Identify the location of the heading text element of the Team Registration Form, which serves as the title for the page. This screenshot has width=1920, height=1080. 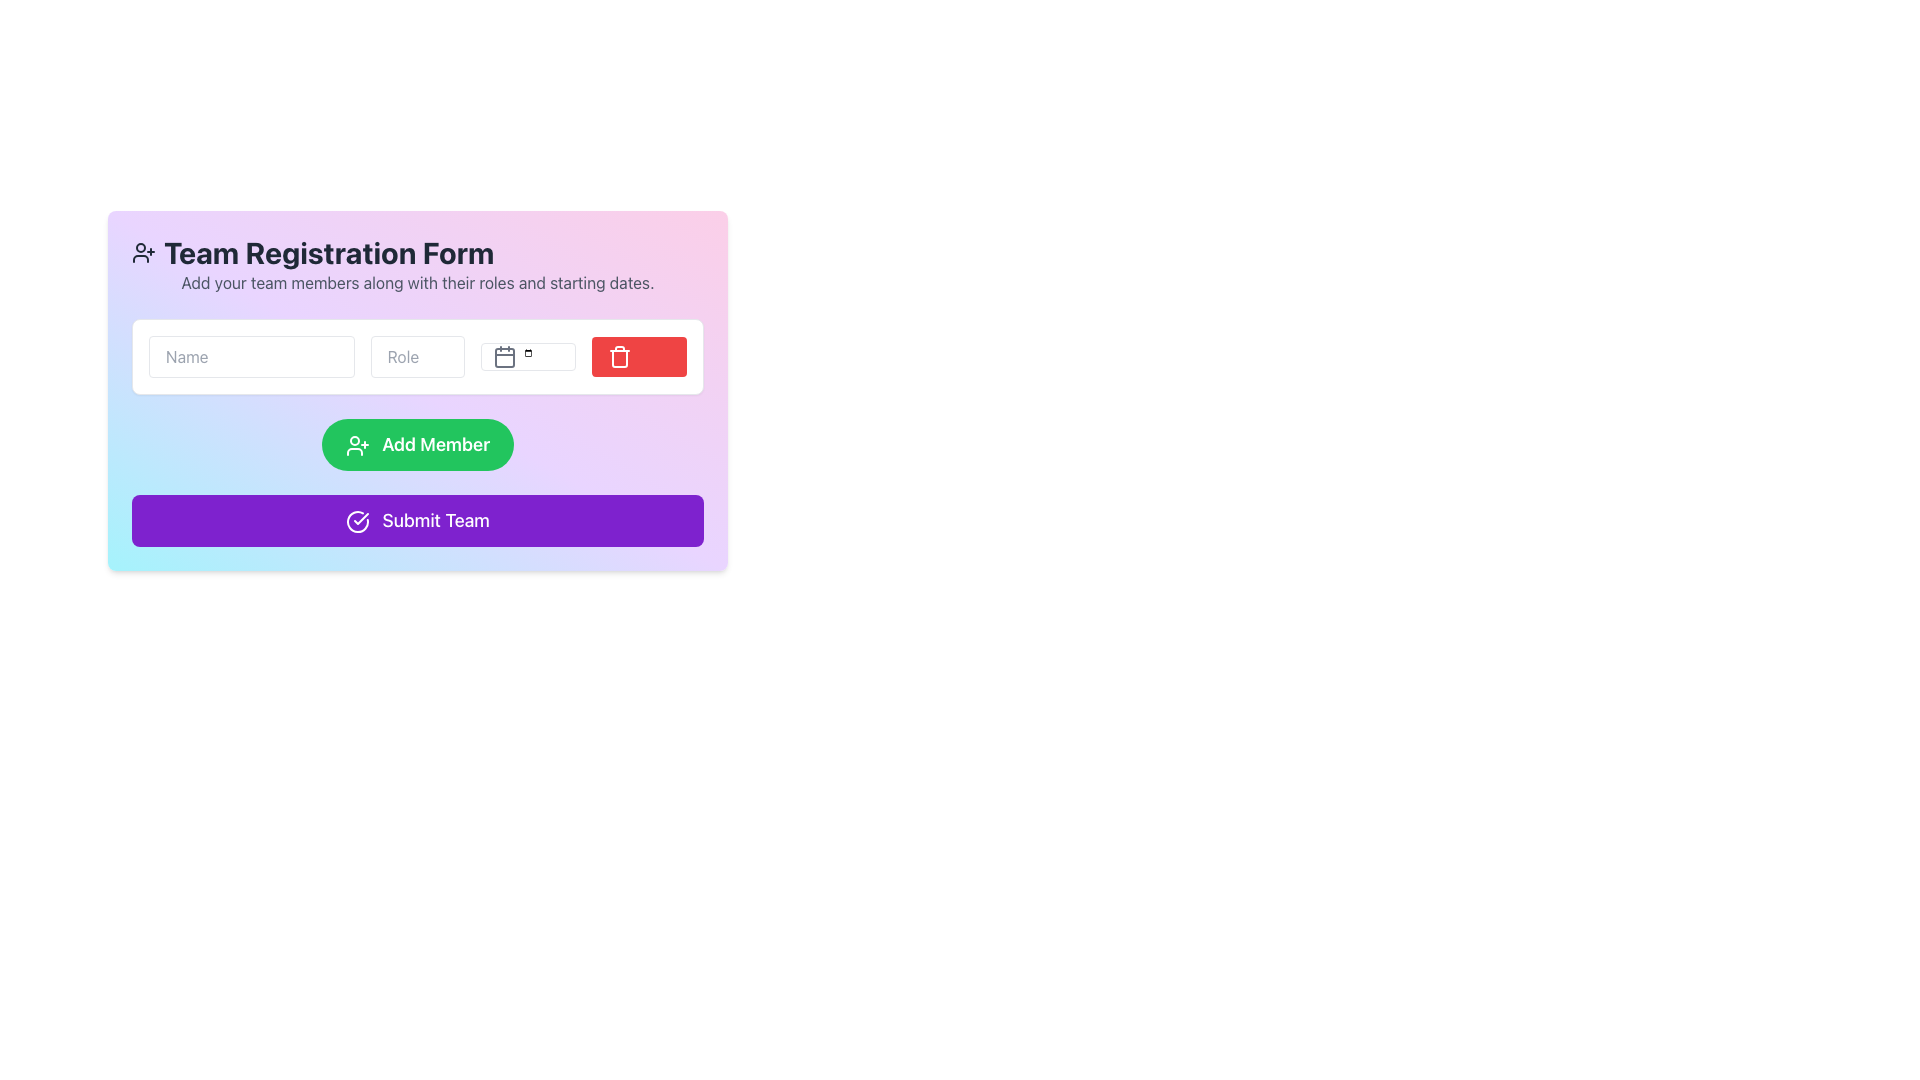
(416, 252).